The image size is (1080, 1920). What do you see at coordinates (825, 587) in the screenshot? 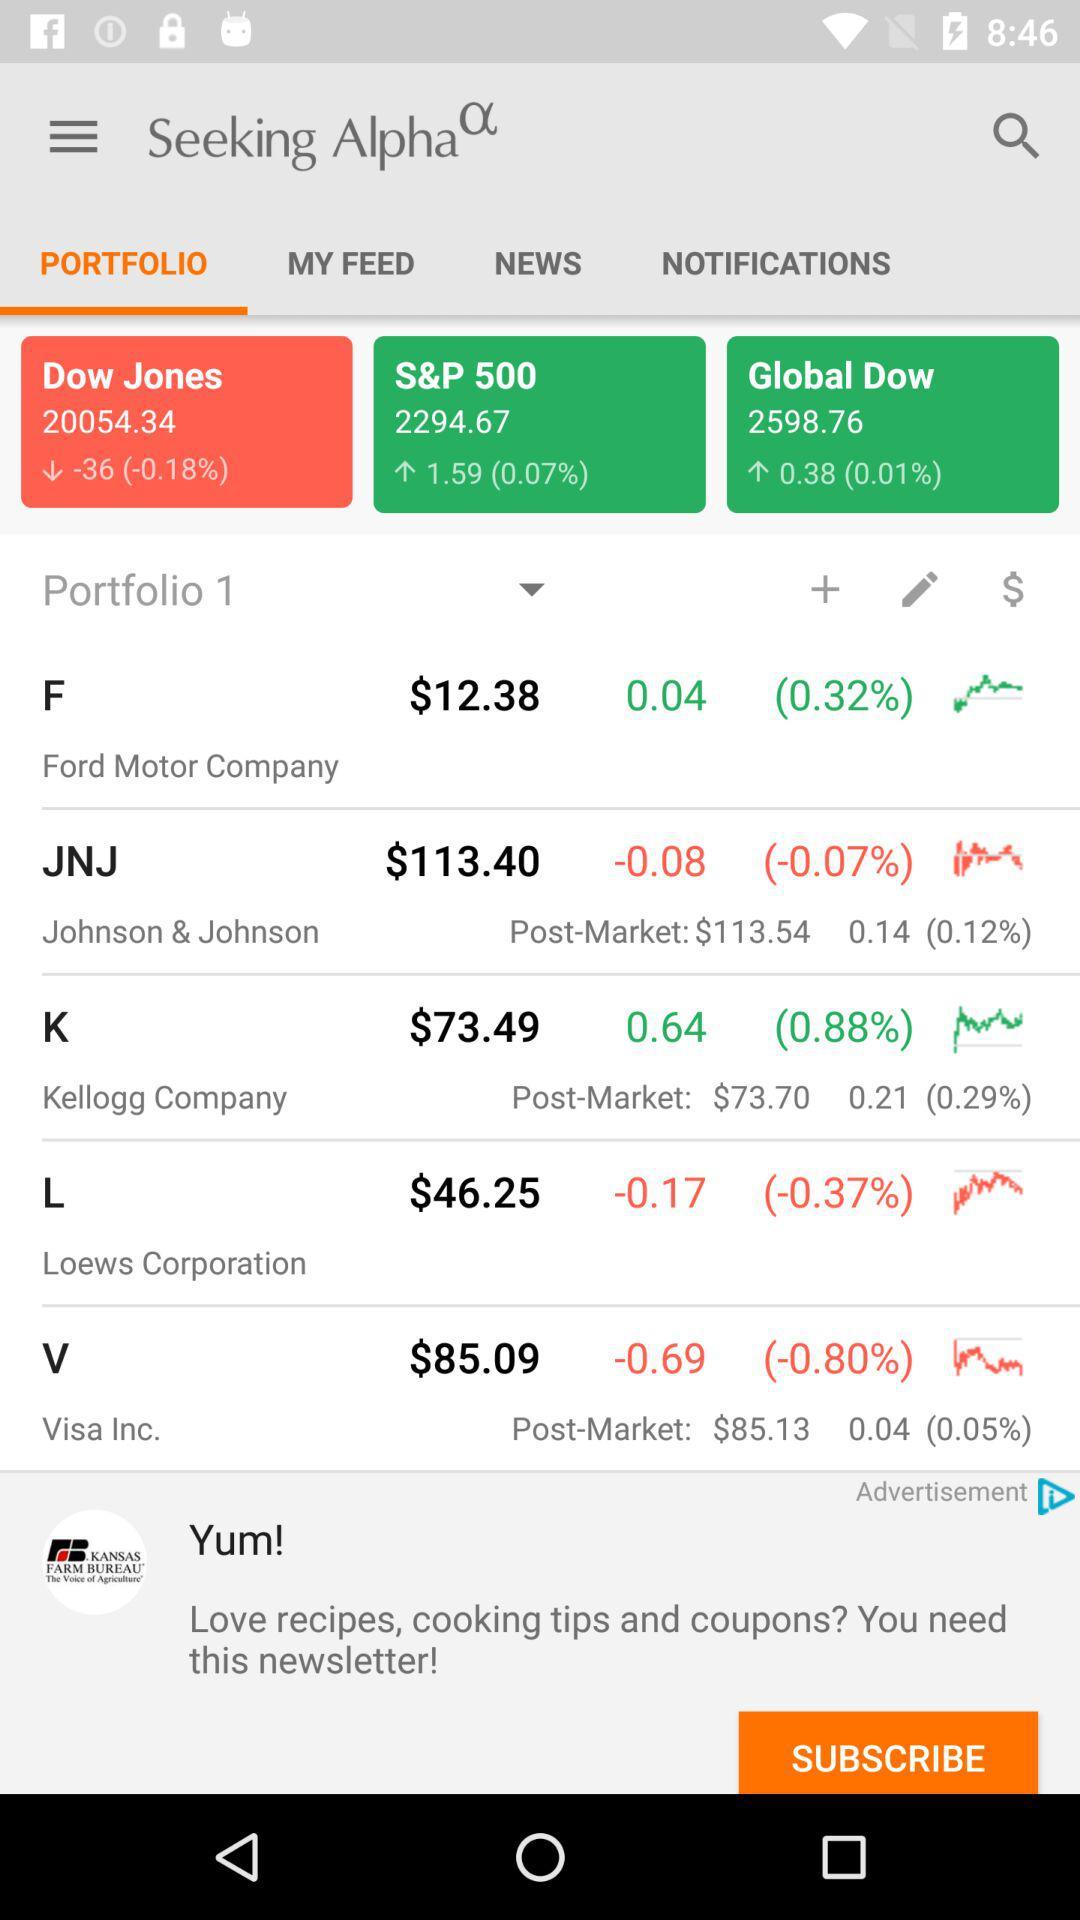
I see `stock to portfolio` at bounding box center [825, 587].